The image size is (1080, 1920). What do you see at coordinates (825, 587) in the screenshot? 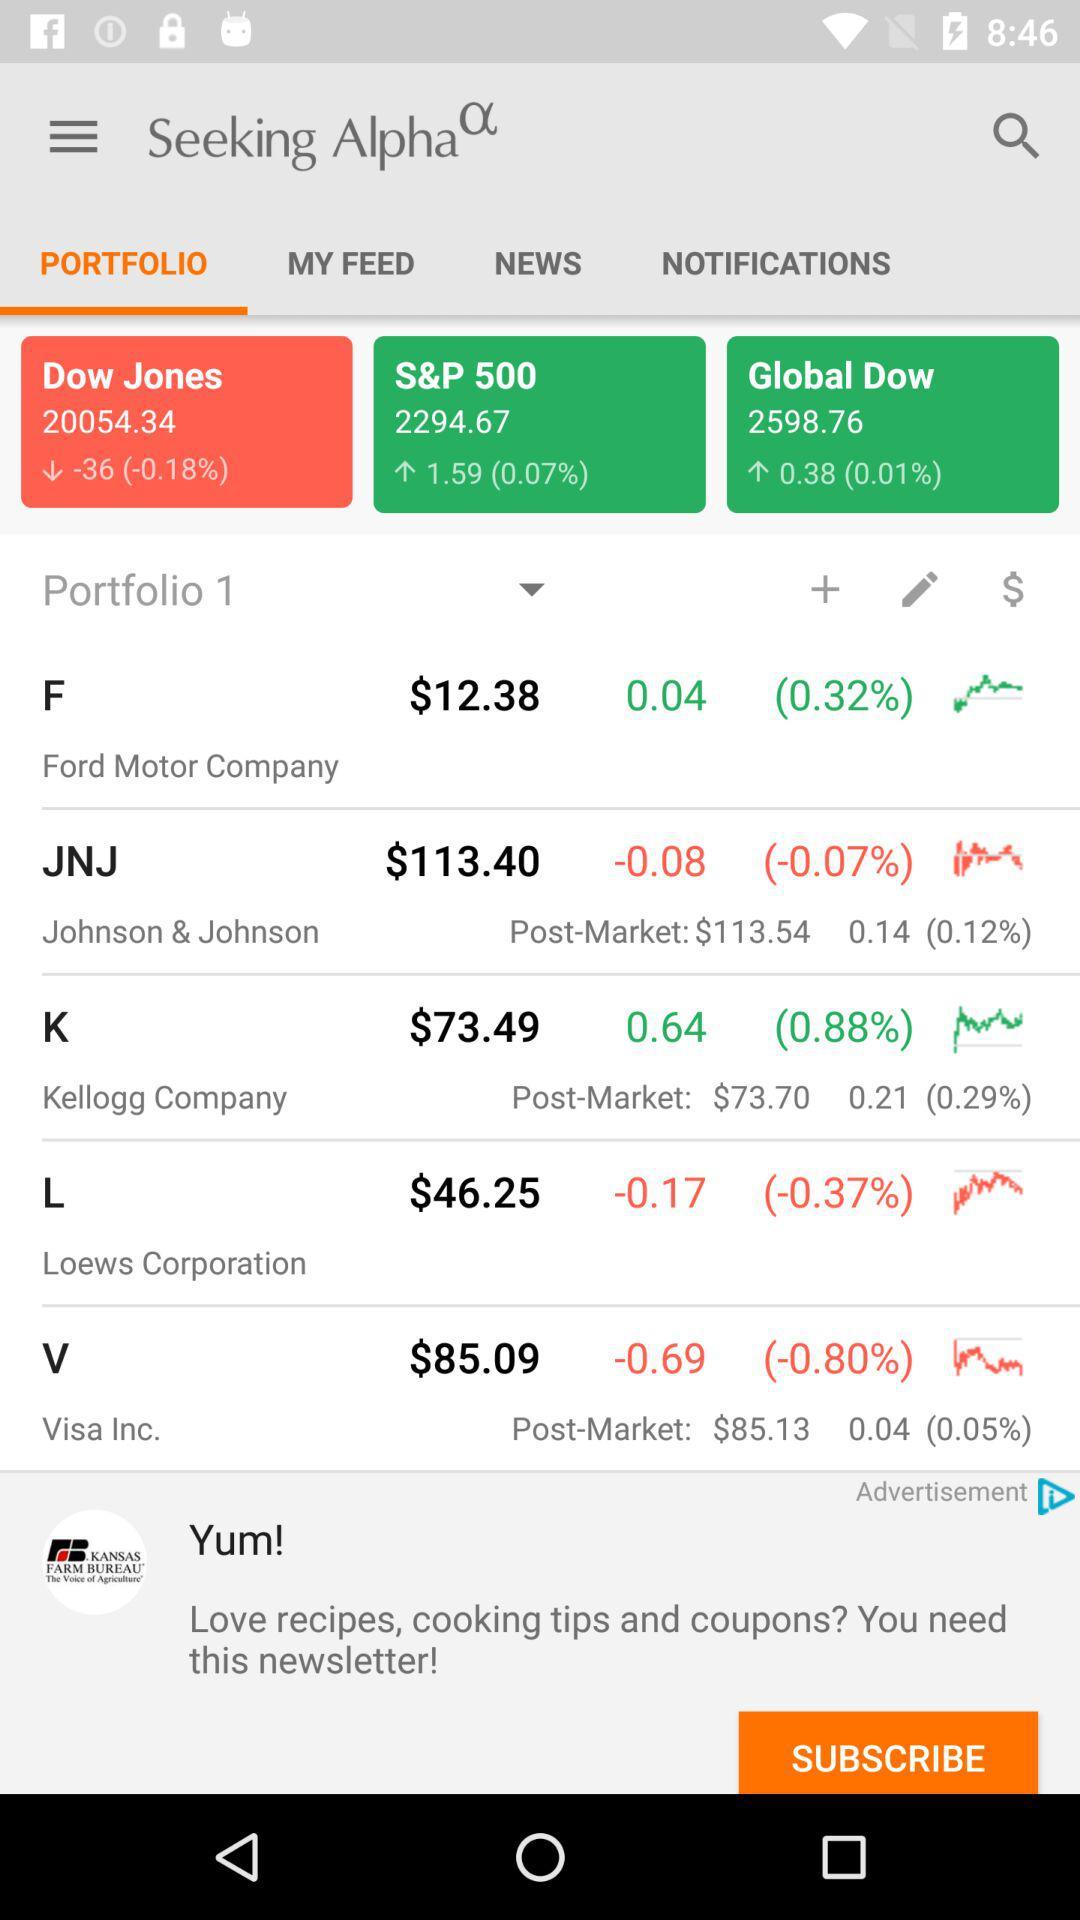
I see `stock to portfolio` at bounding box center [825, 587].